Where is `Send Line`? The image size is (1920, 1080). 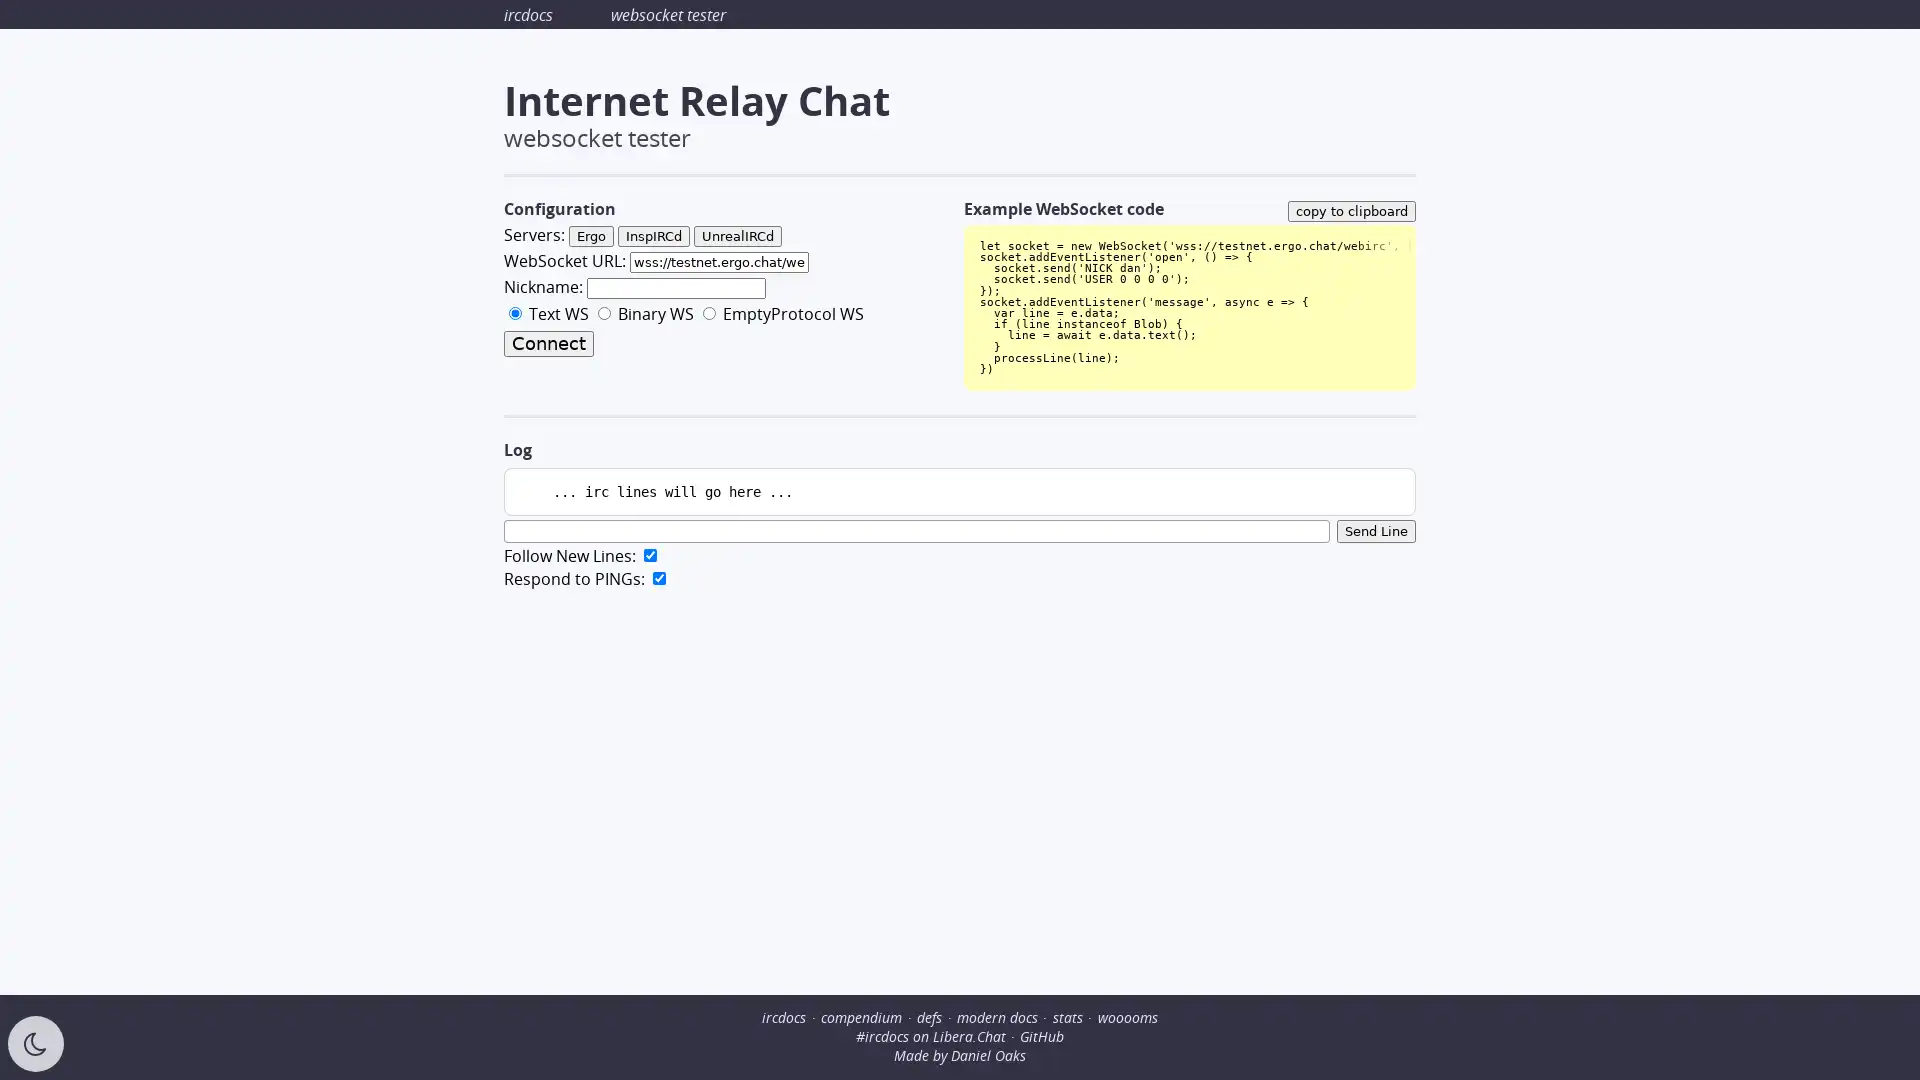
Send Line is located at coordinates (1375, 530).